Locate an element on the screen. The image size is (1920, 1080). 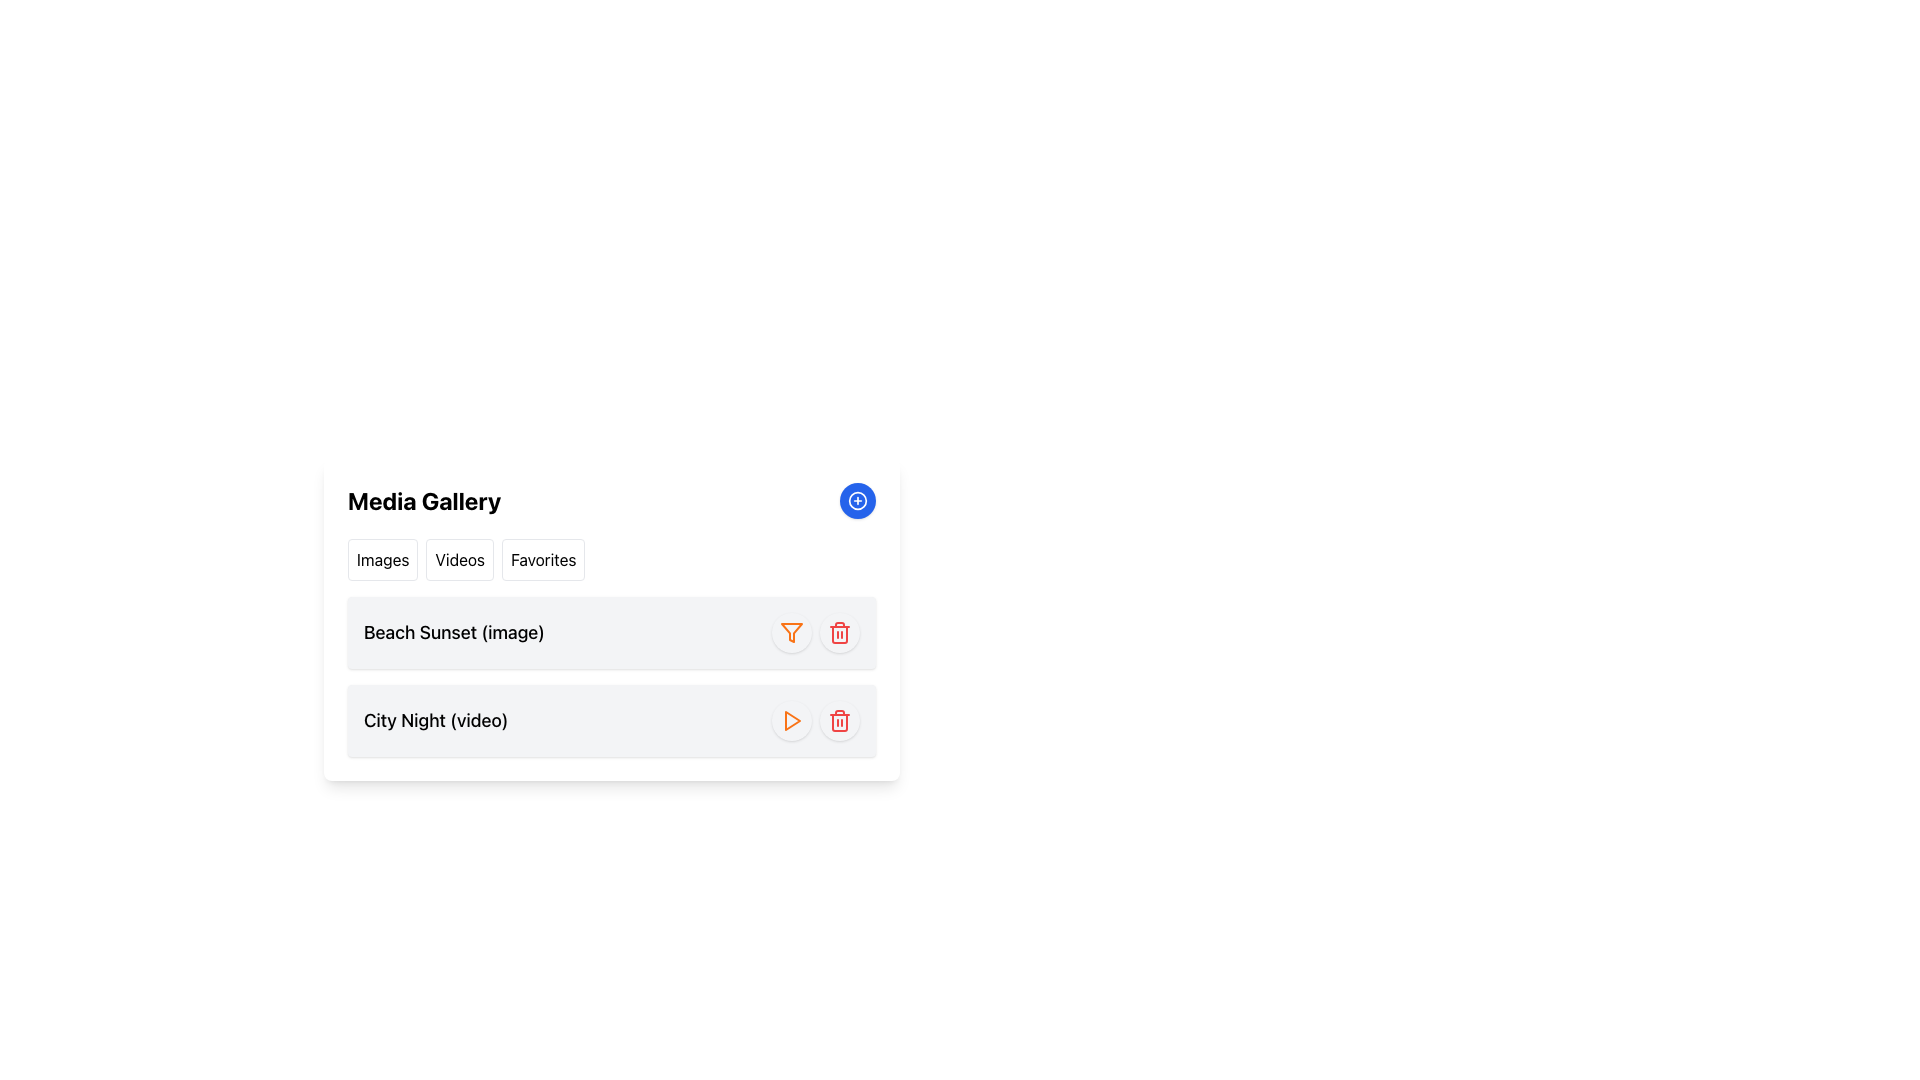
the 'Videos' button, the second button in a horizontal group labeled 'Images', 'Videos', and 'Favorites', for keyboard navigation is located at coordinates (459, 559).